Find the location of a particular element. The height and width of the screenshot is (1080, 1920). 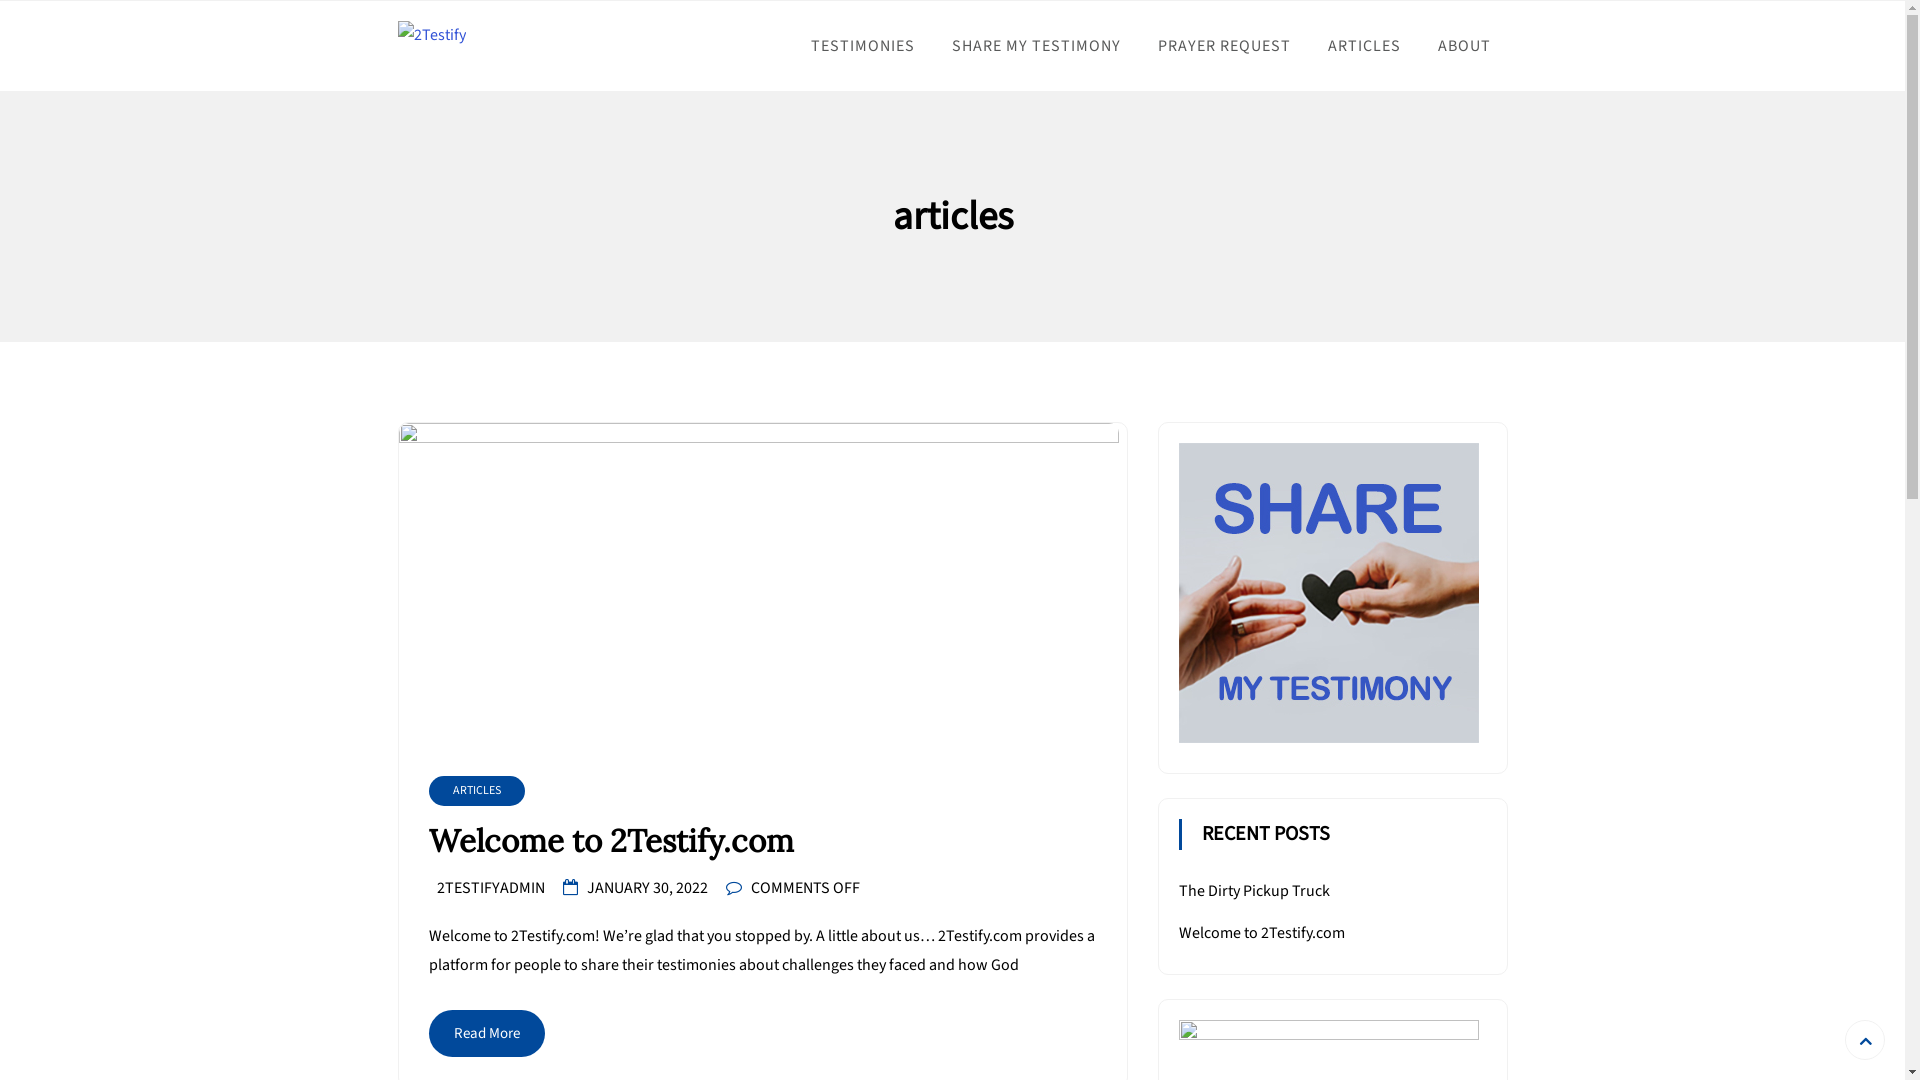

'PRAYER REQUEST' is located at coordinates (1222, 45).